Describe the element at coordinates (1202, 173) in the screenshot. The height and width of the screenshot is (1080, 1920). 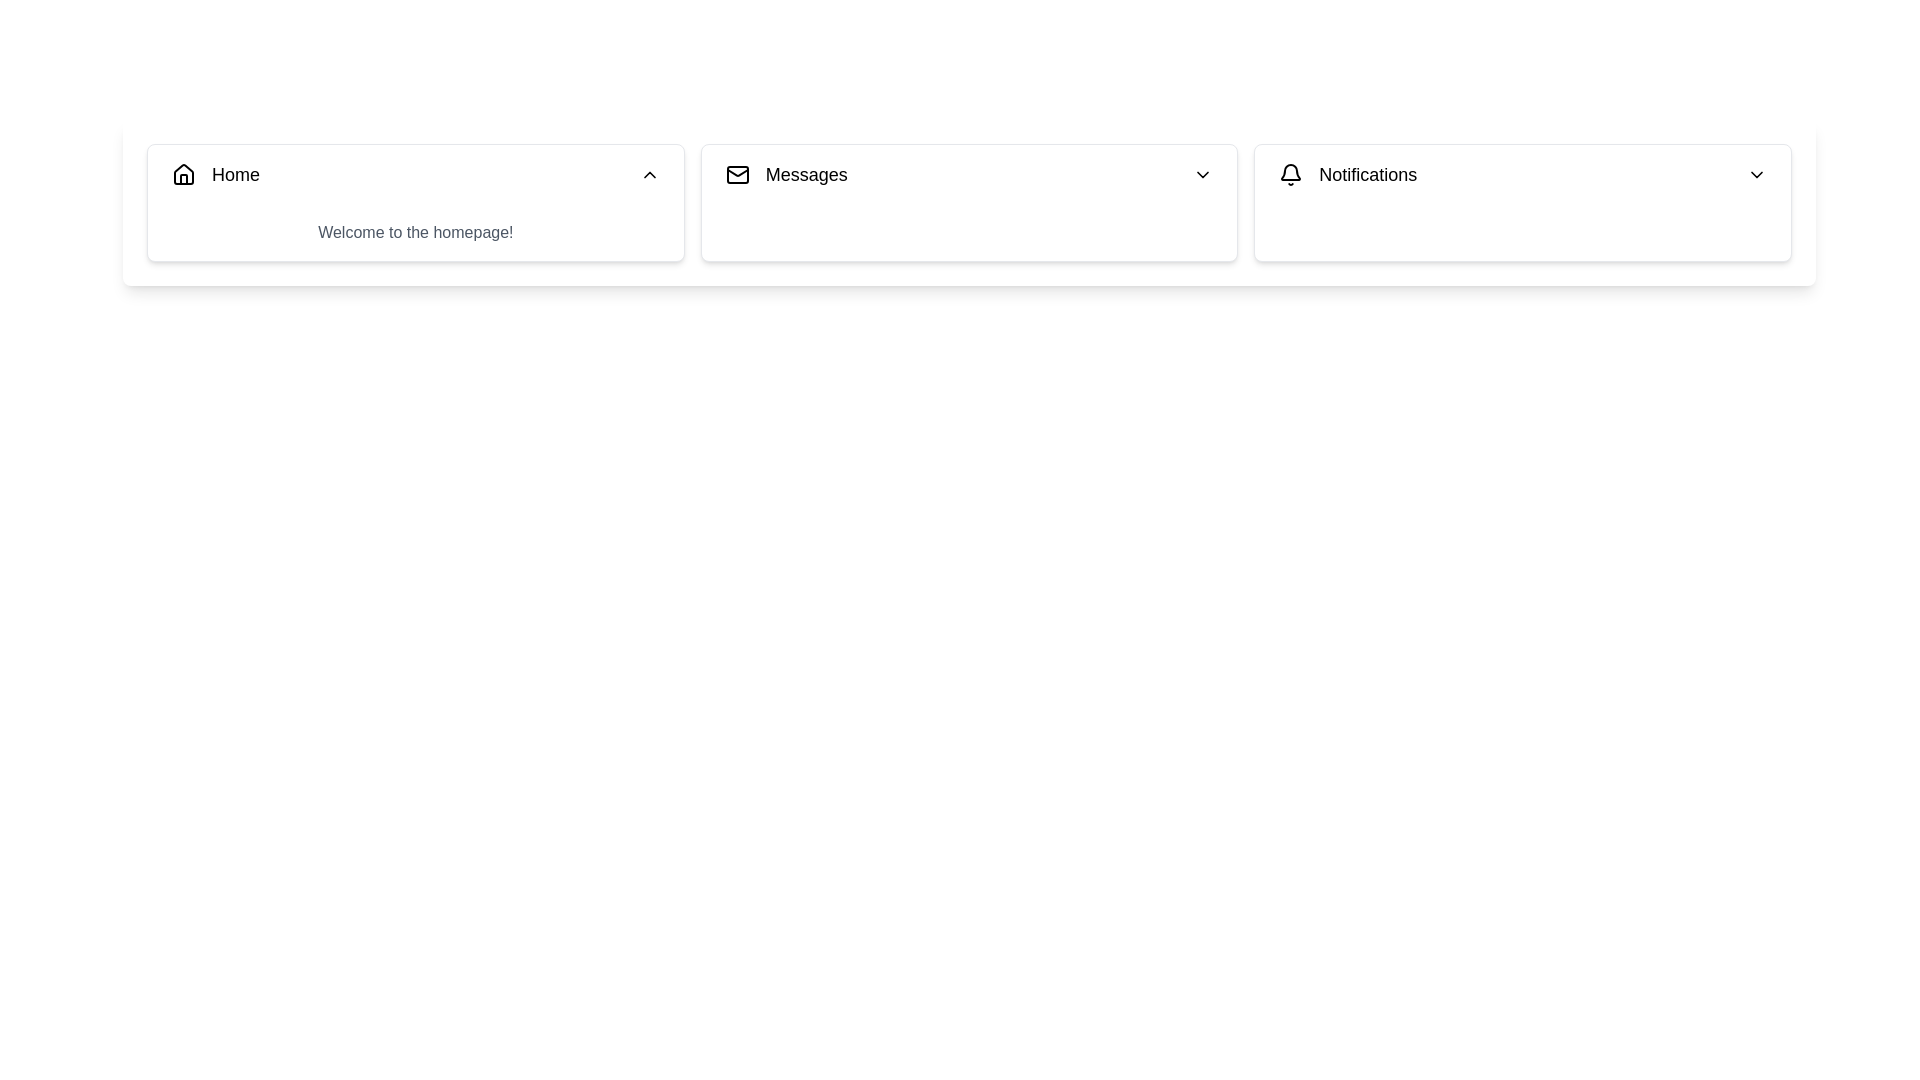
I see `the downward-pointing chevron icon located at the right end of the 'Messages' section` at that location.